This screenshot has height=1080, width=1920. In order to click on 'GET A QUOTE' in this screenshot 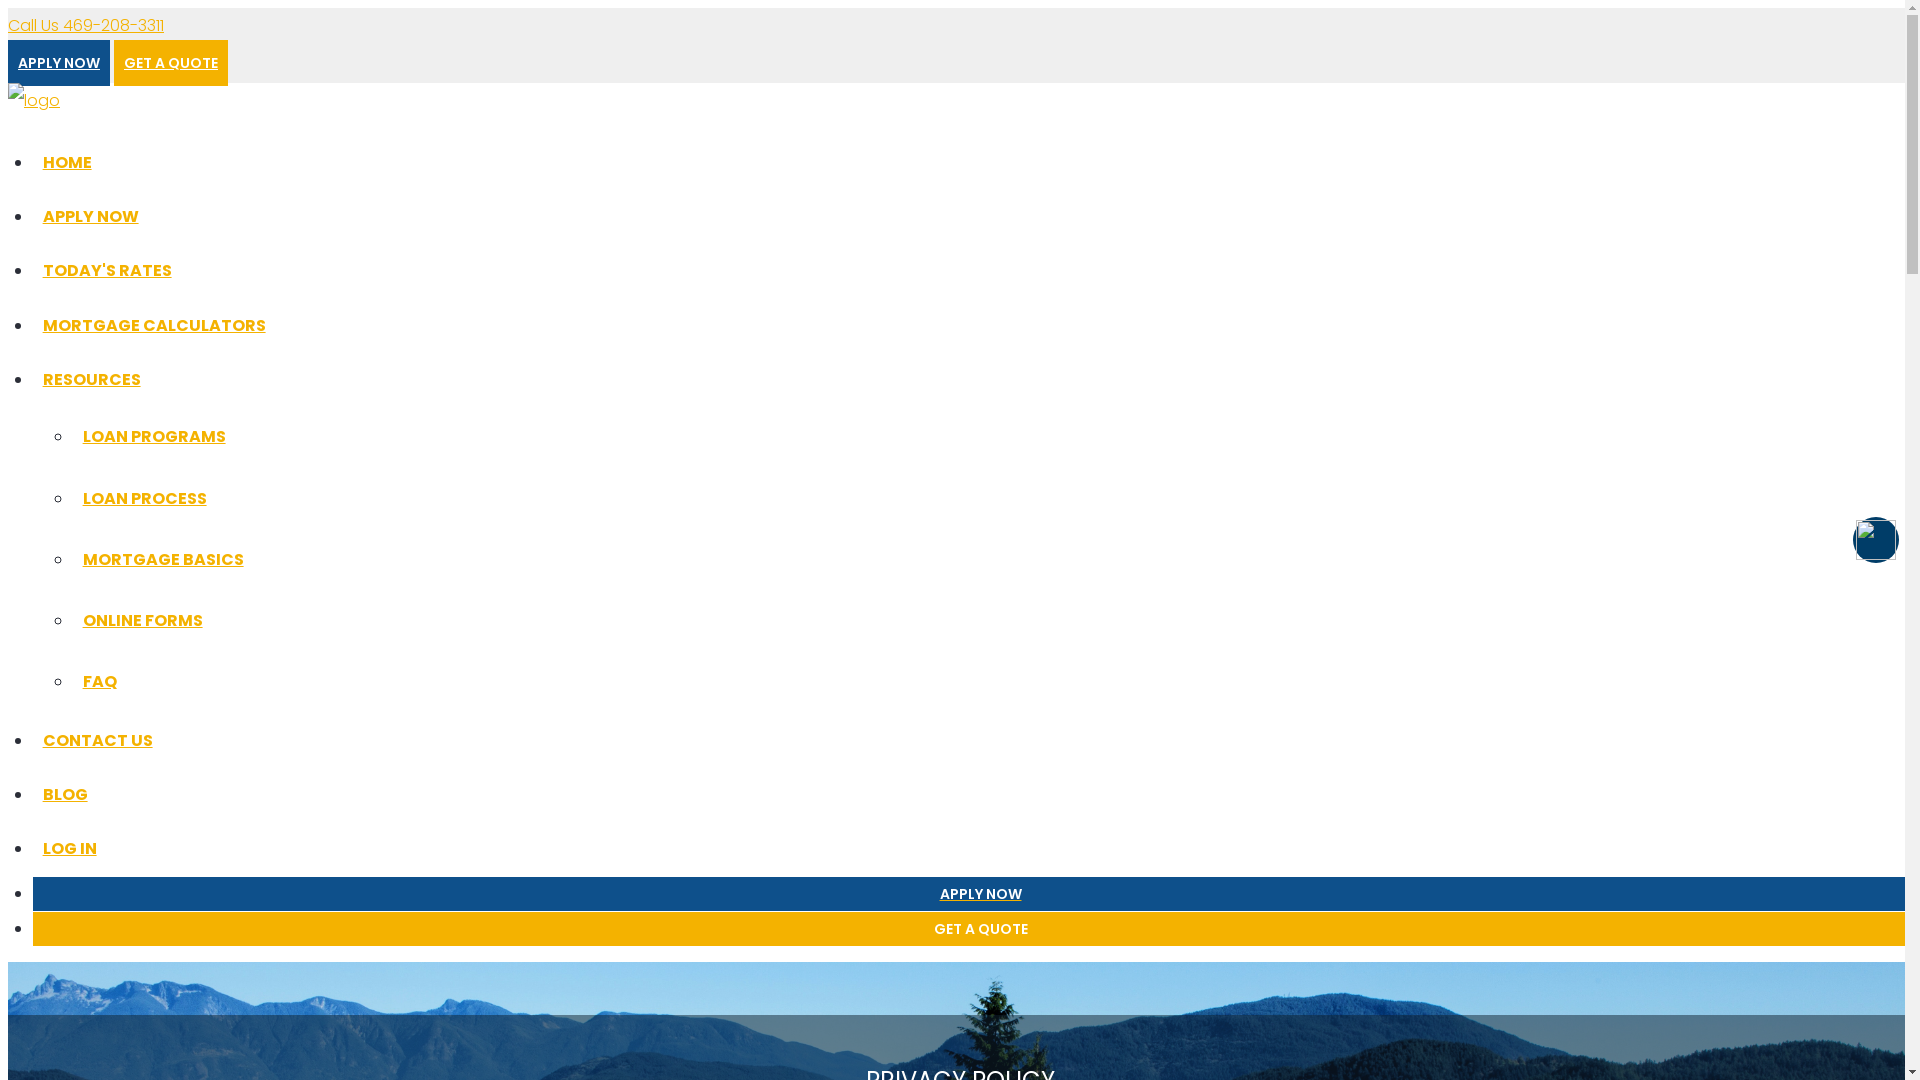, I will do `click(171, 61)`.